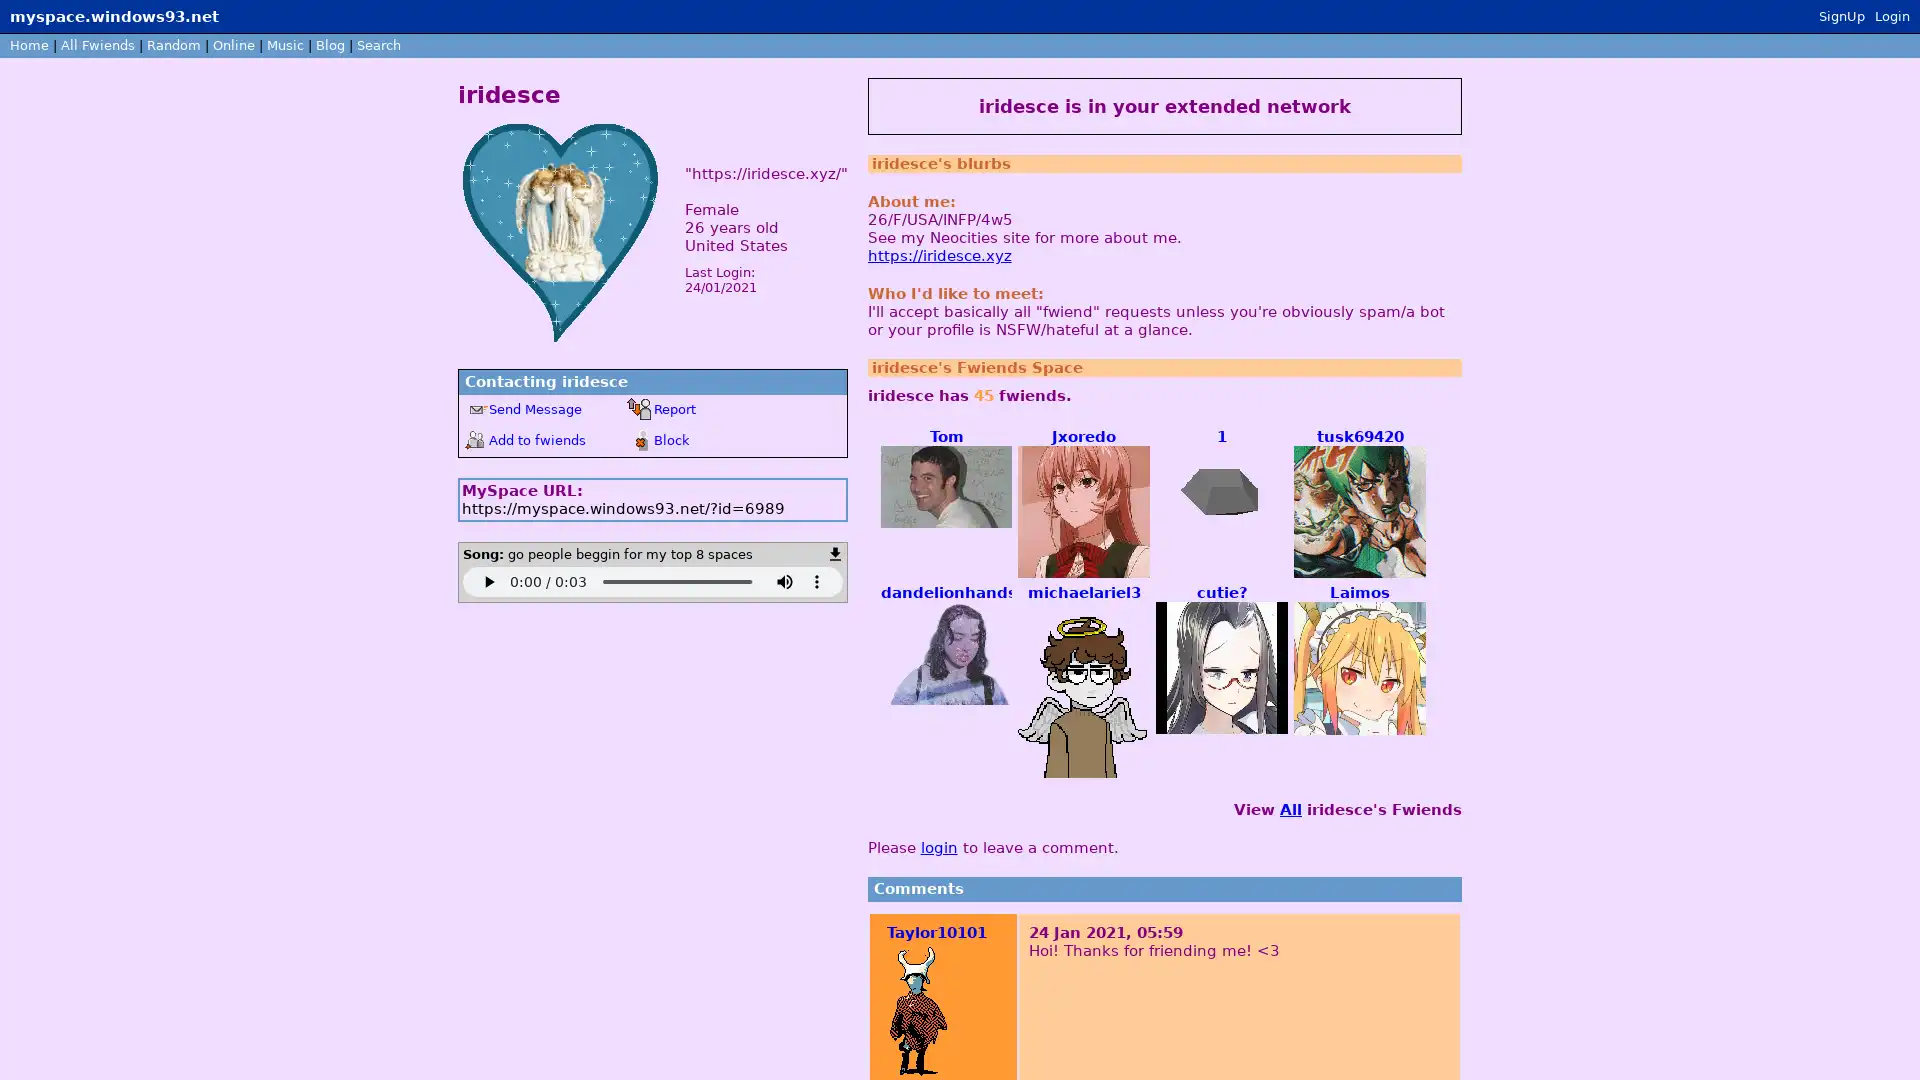  I want to click on play, so click(489, 582).